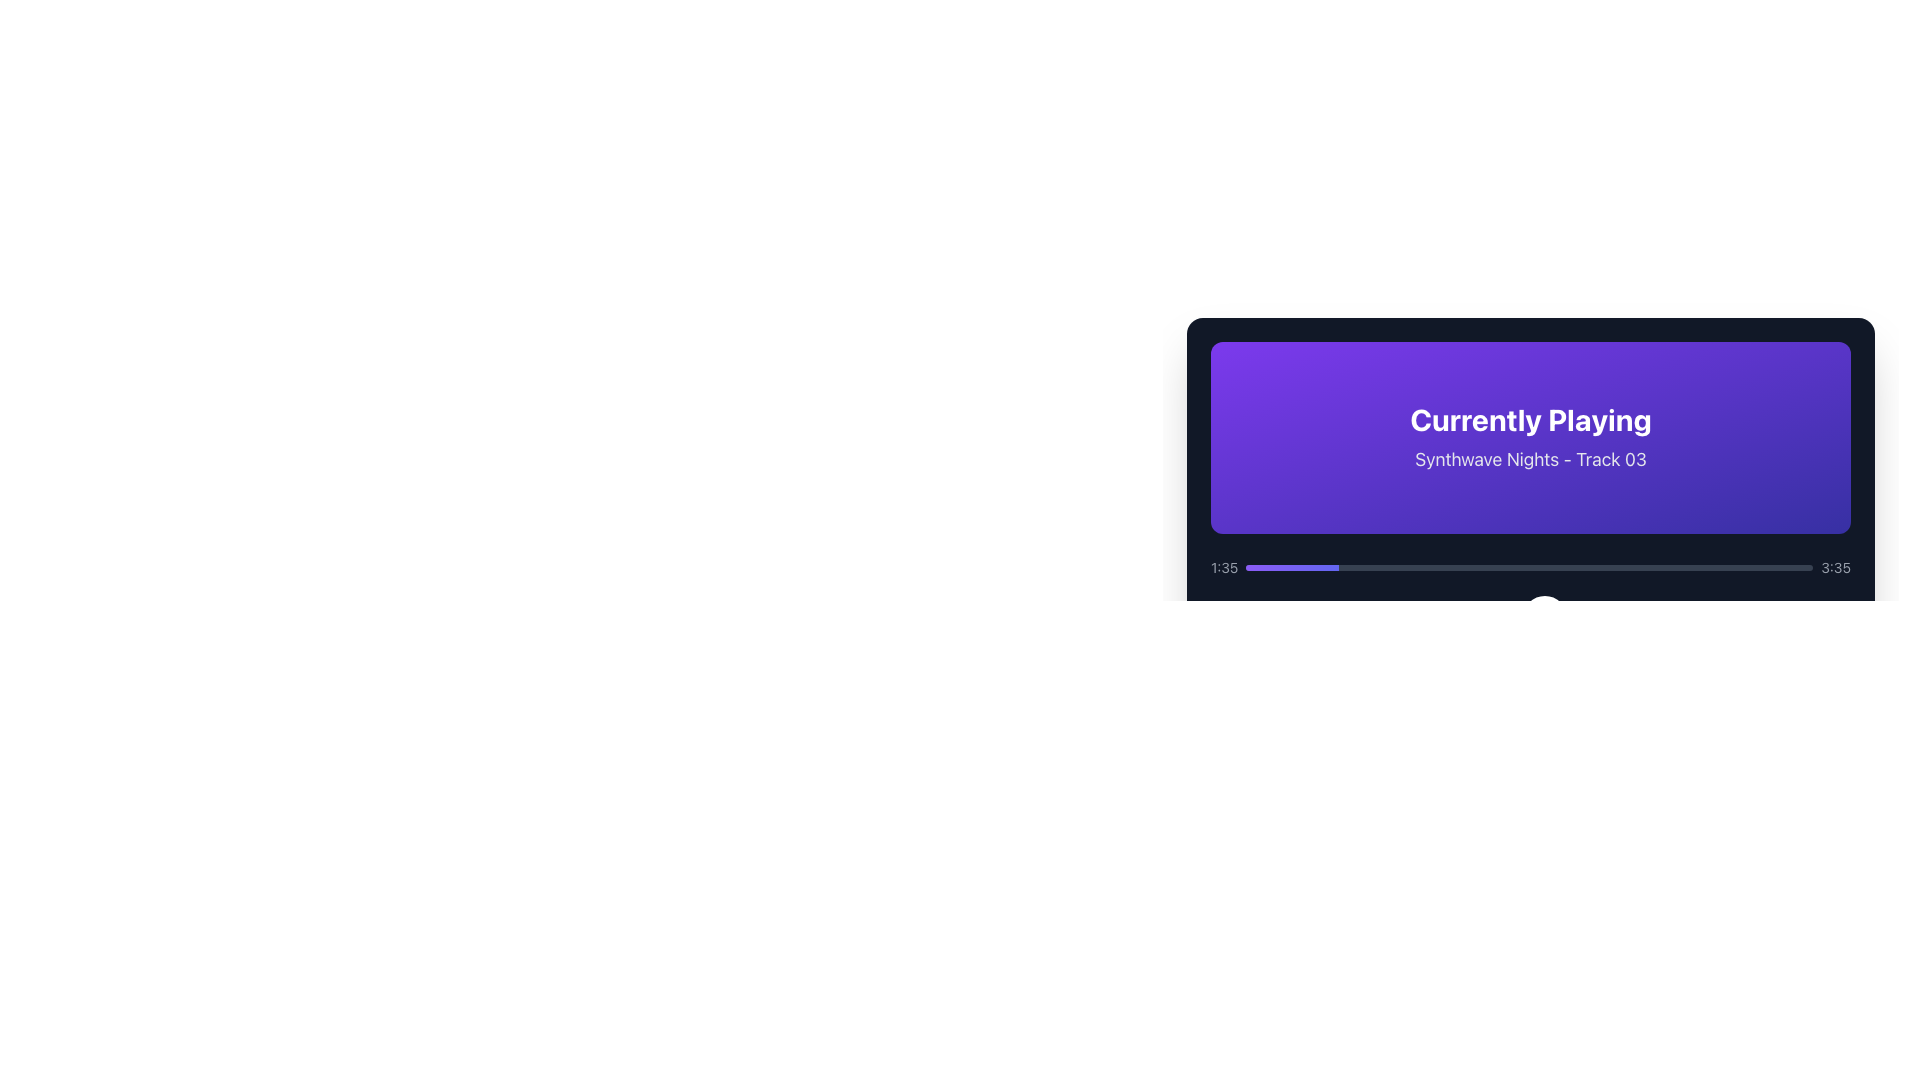  I want to click on the progress bar located centrally at the bottom of the section that displays the 'Currently Playing' label and track information, so click(1530, 567).